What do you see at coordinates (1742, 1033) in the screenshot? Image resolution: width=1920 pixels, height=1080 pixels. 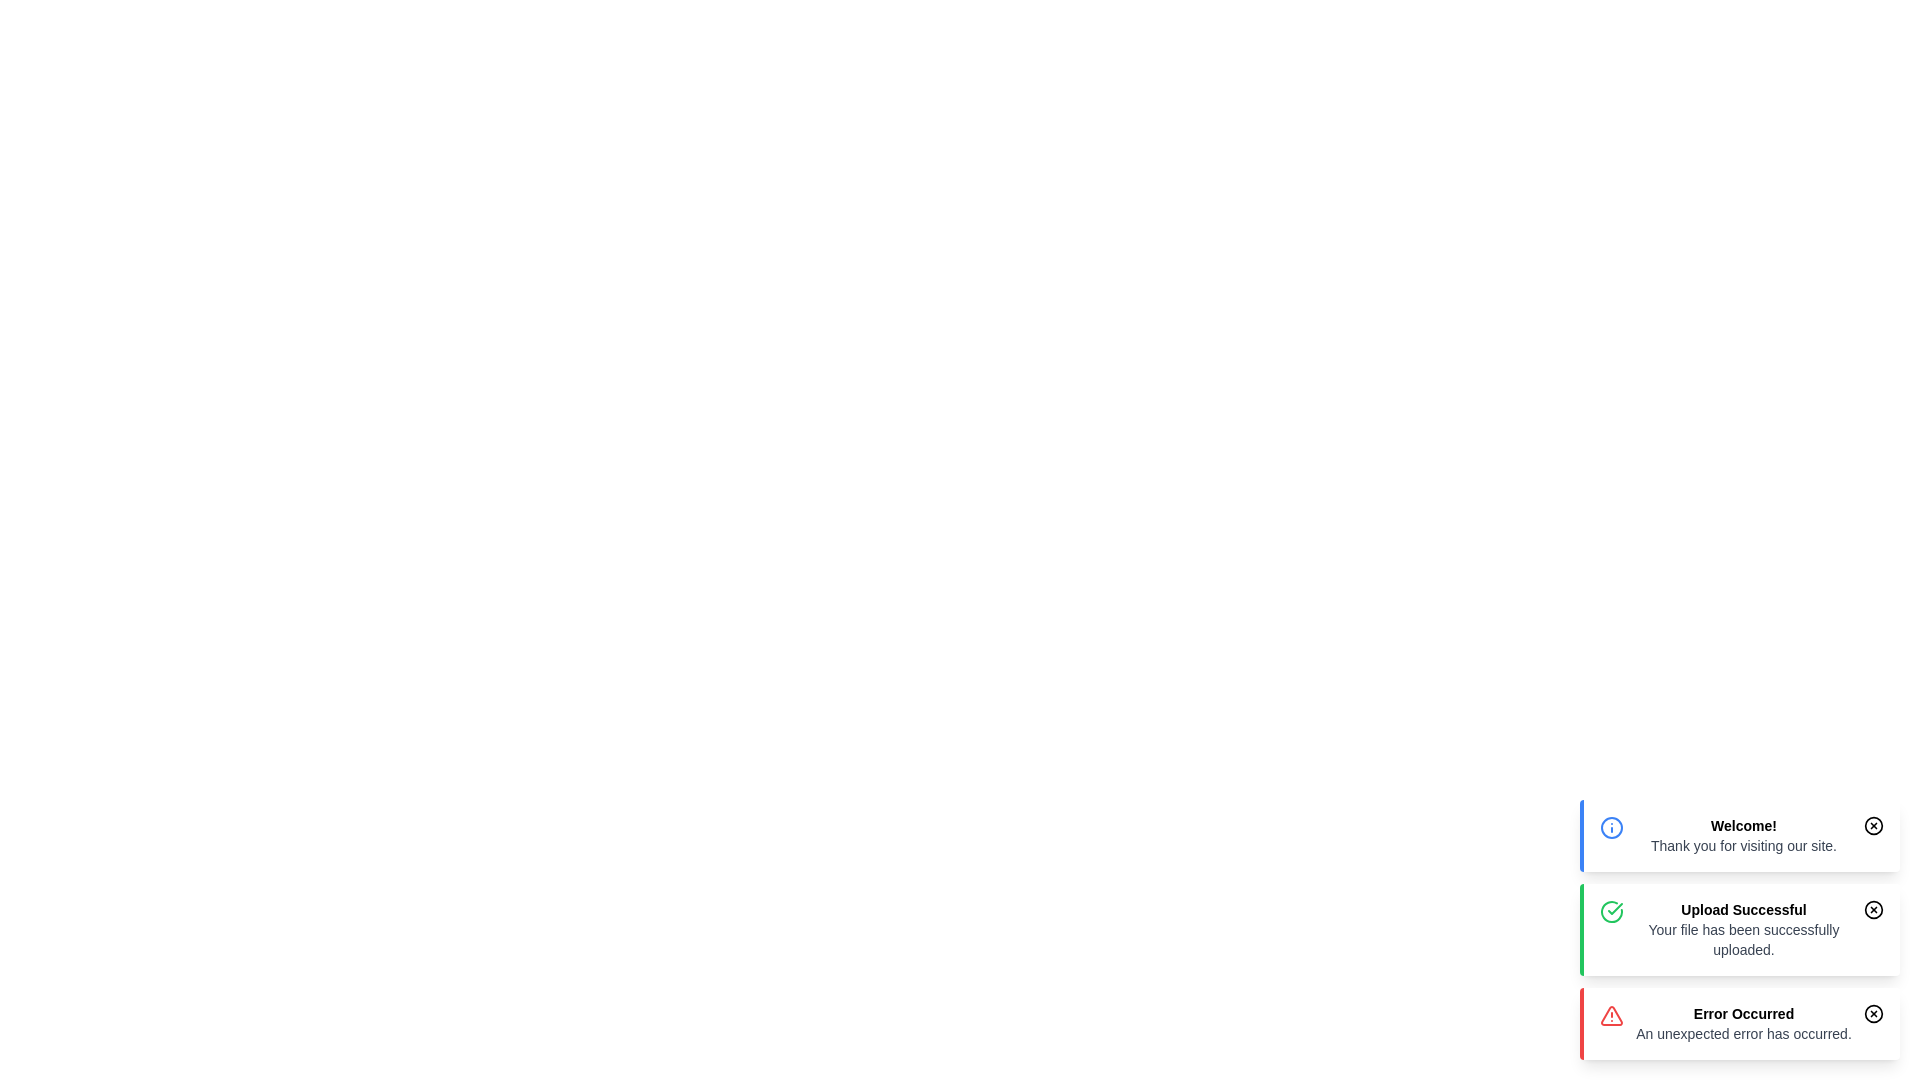 I see `the Text display that provides a description of the error event, located at the bottom of the 'Error Occurred' notification block, which is colored red with a warning icon` at bounding box center [1742, 1033].